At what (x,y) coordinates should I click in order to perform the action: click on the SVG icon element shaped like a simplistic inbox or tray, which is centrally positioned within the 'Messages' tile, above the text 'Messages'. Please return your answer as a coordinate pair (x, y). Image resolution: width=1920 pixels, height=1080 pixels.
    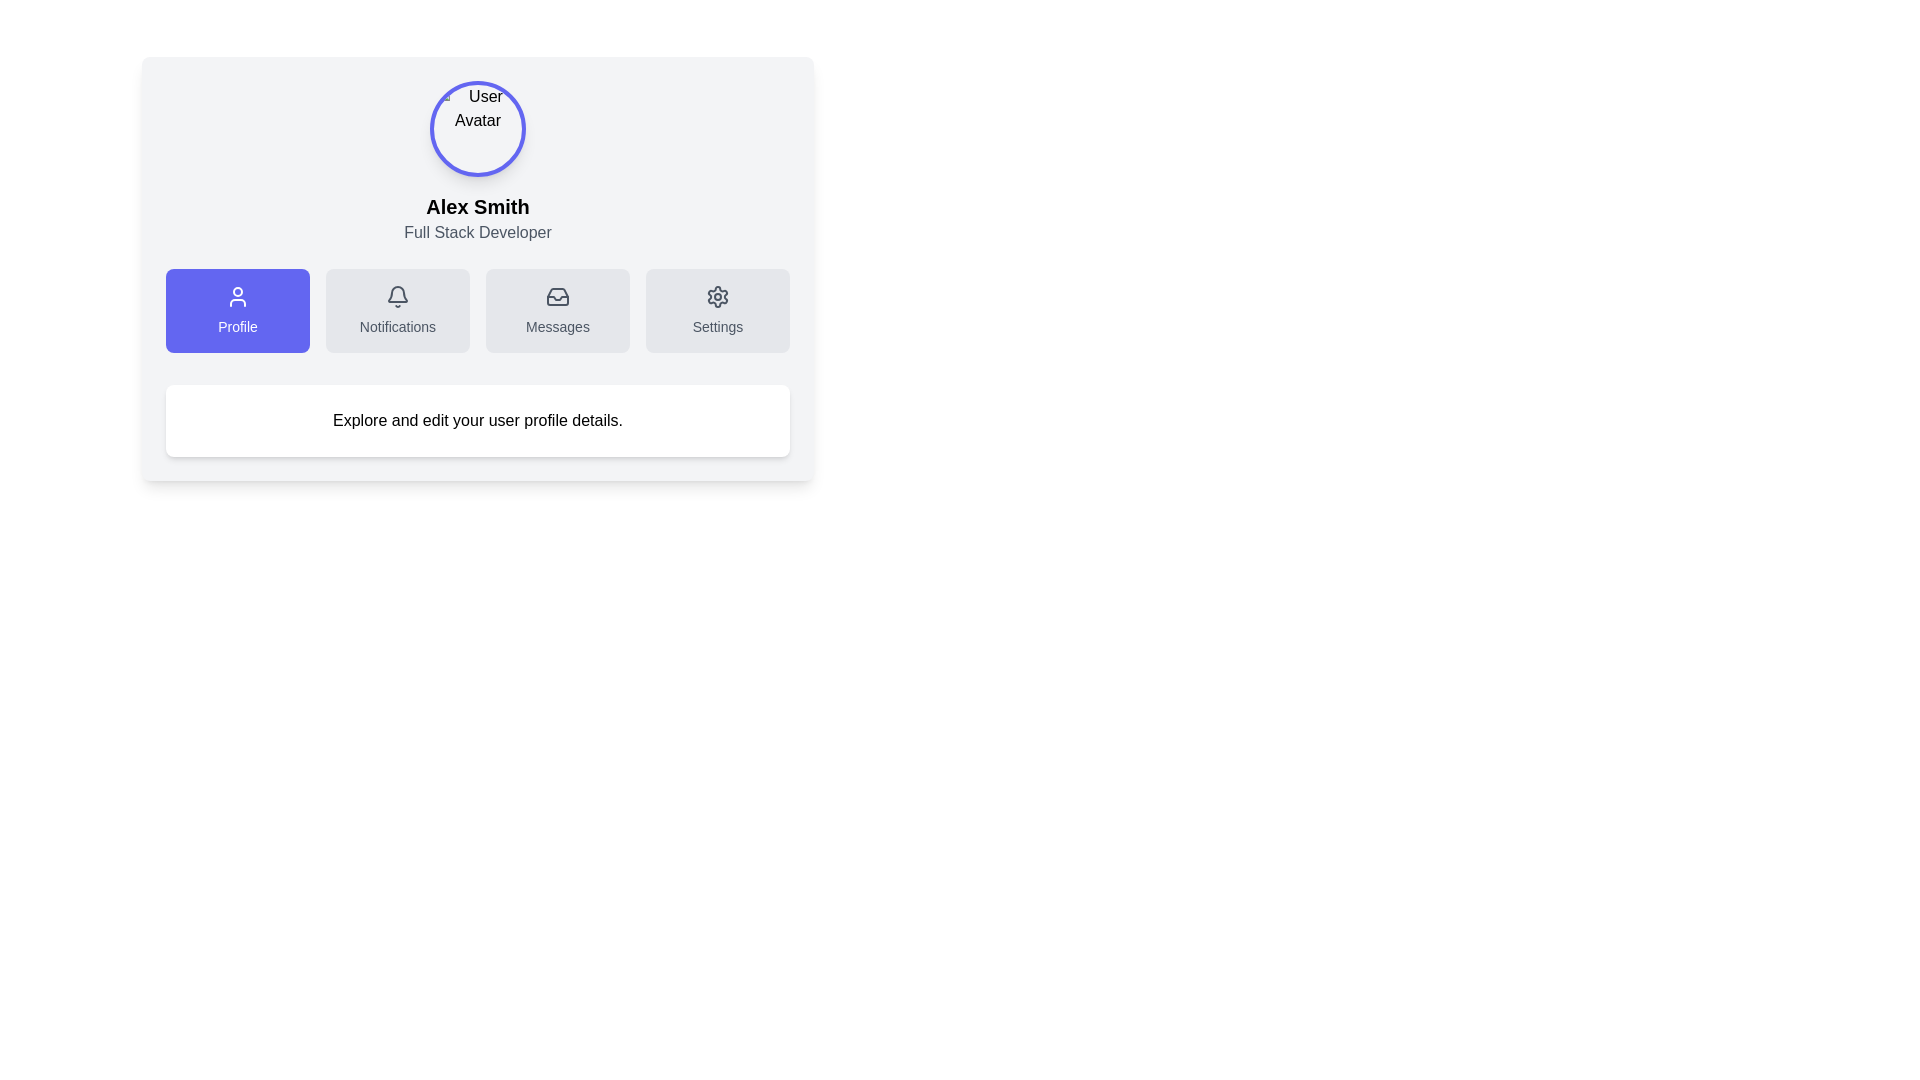
    Looking at the image, I should click on (557, 297).